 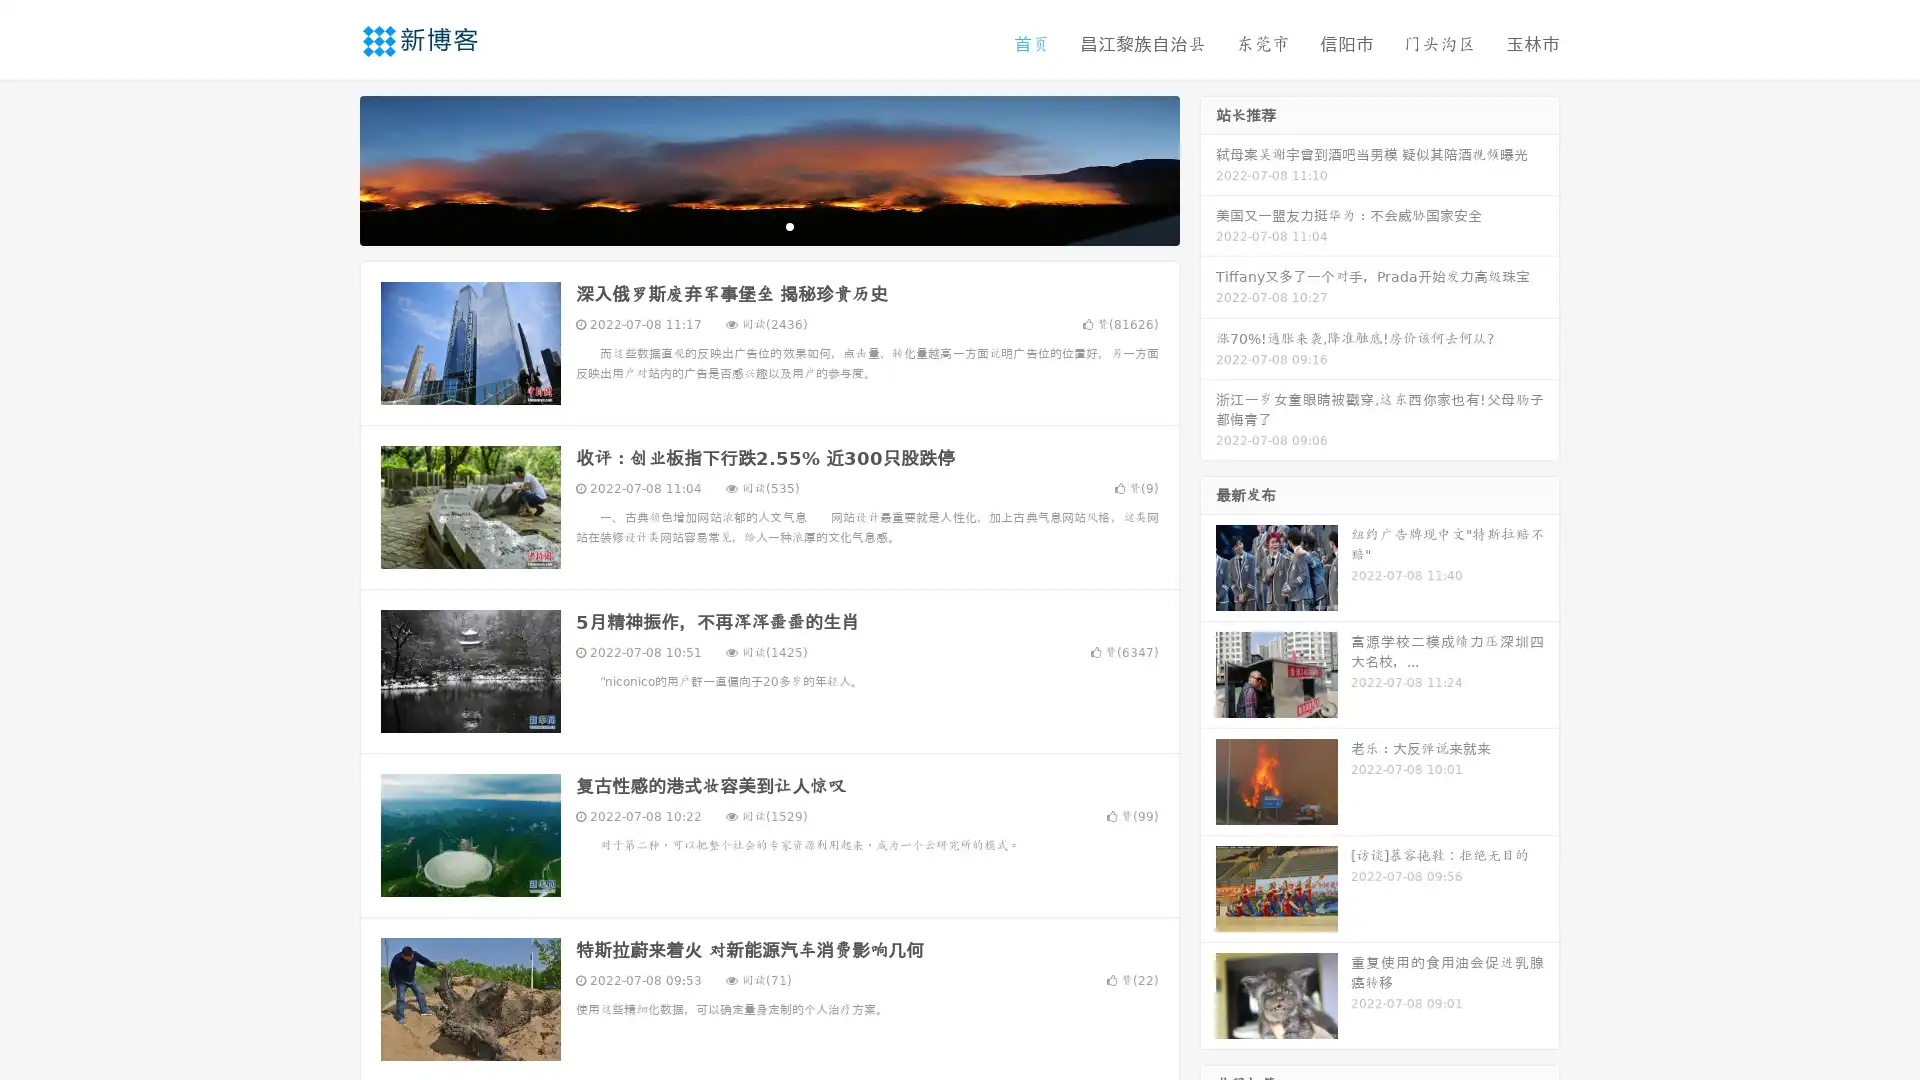 What do you see at coordinates (748, 225) in the screenshot?
I see `Go to slide 1` at bounding box center [748, 225].